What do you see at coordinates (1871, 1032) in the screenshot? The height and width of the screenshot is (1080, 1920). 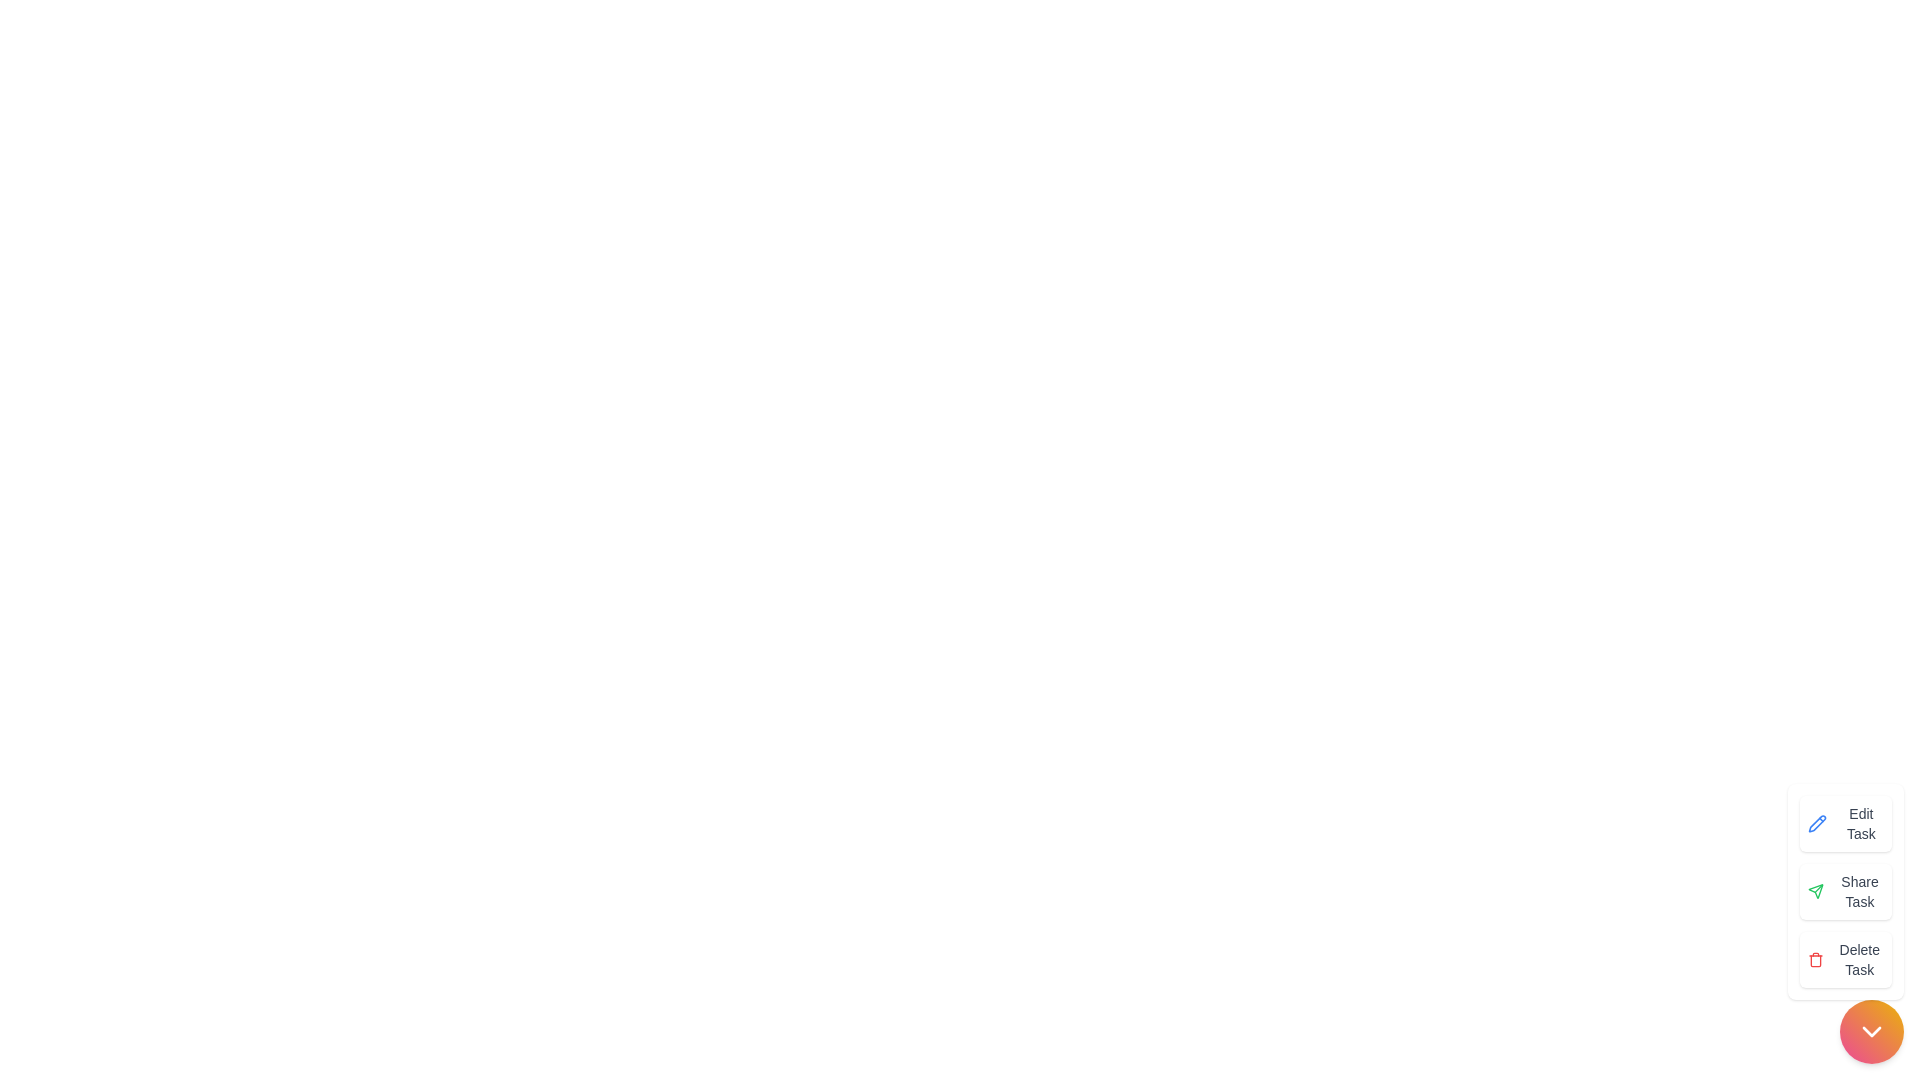 I see `the speed dial toggle button to toggle the menu open or closed` at bounding box center [1871, 1032].